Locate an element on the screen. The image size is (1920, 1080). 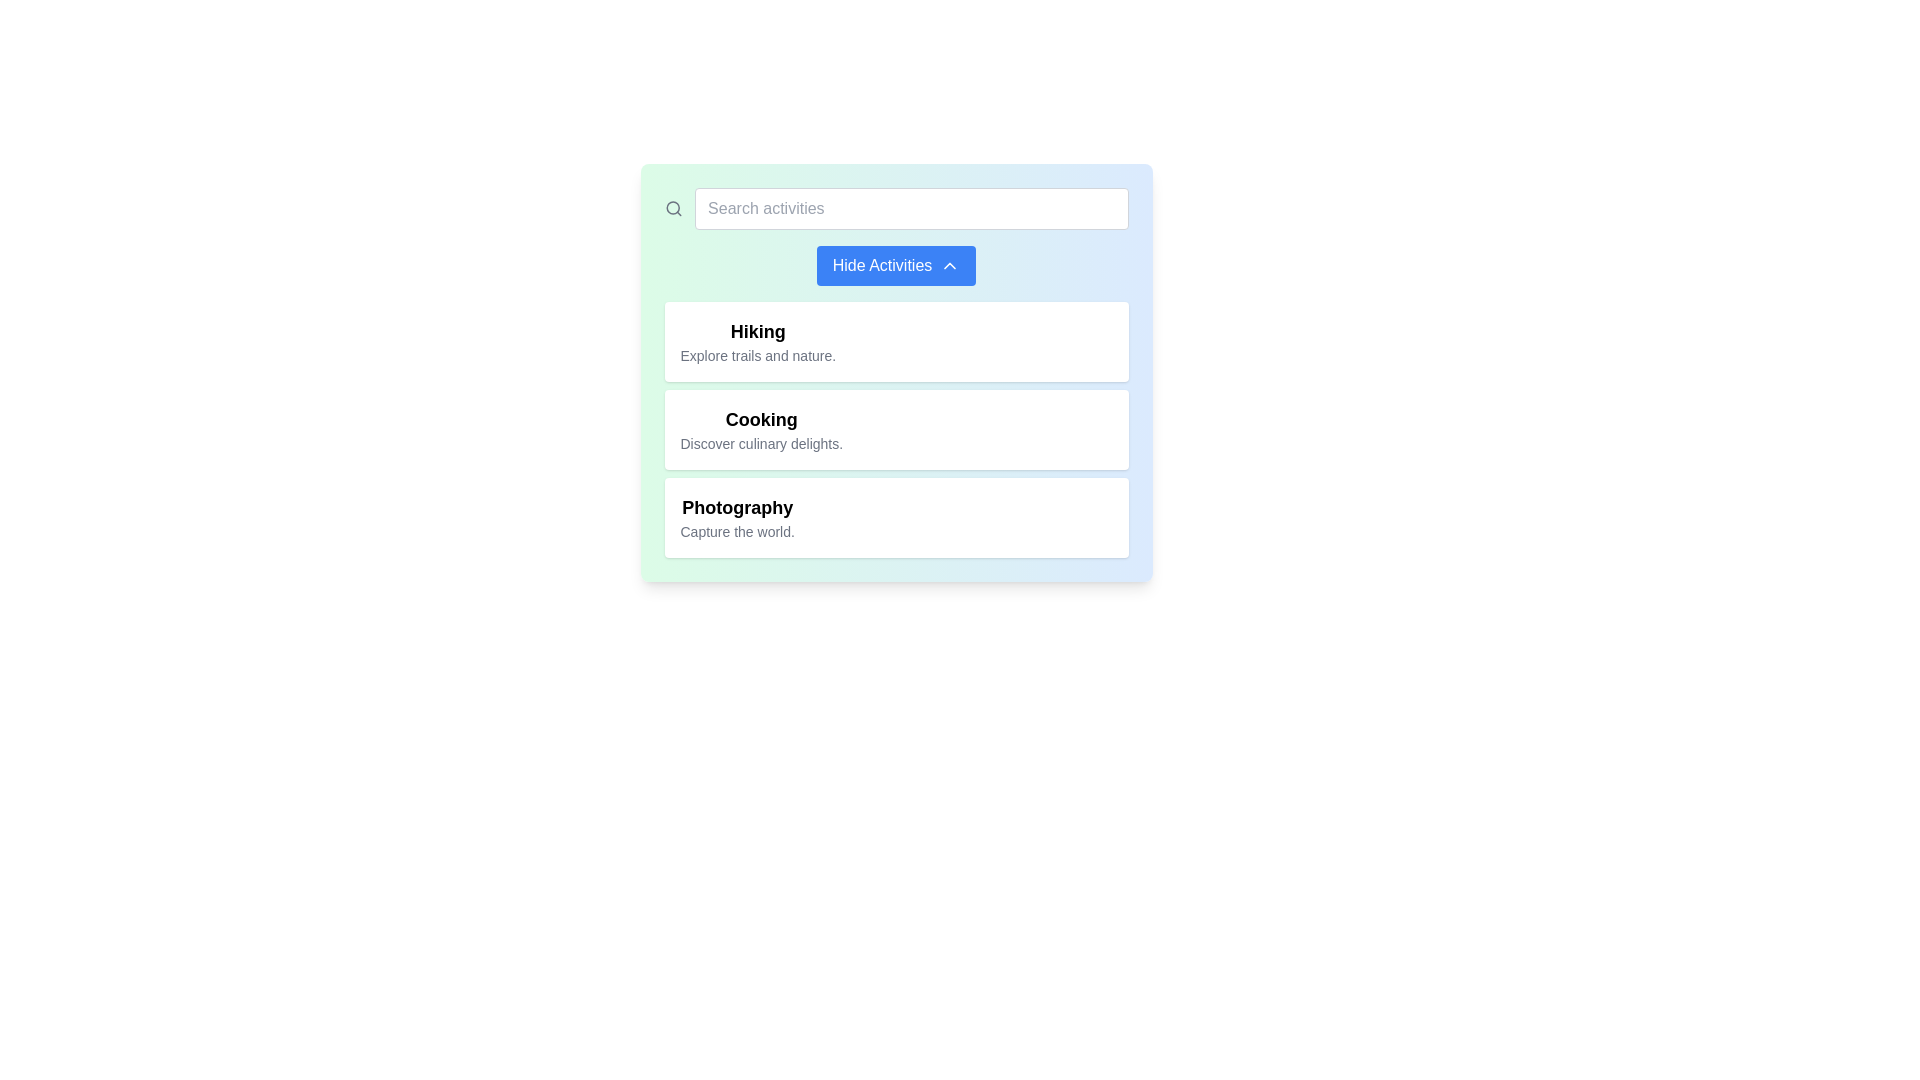
text content of the 'Photography' label, which is a bold title-like text situated above the descriptive text 'Capture the world.' is located at coordinates (736, 507).